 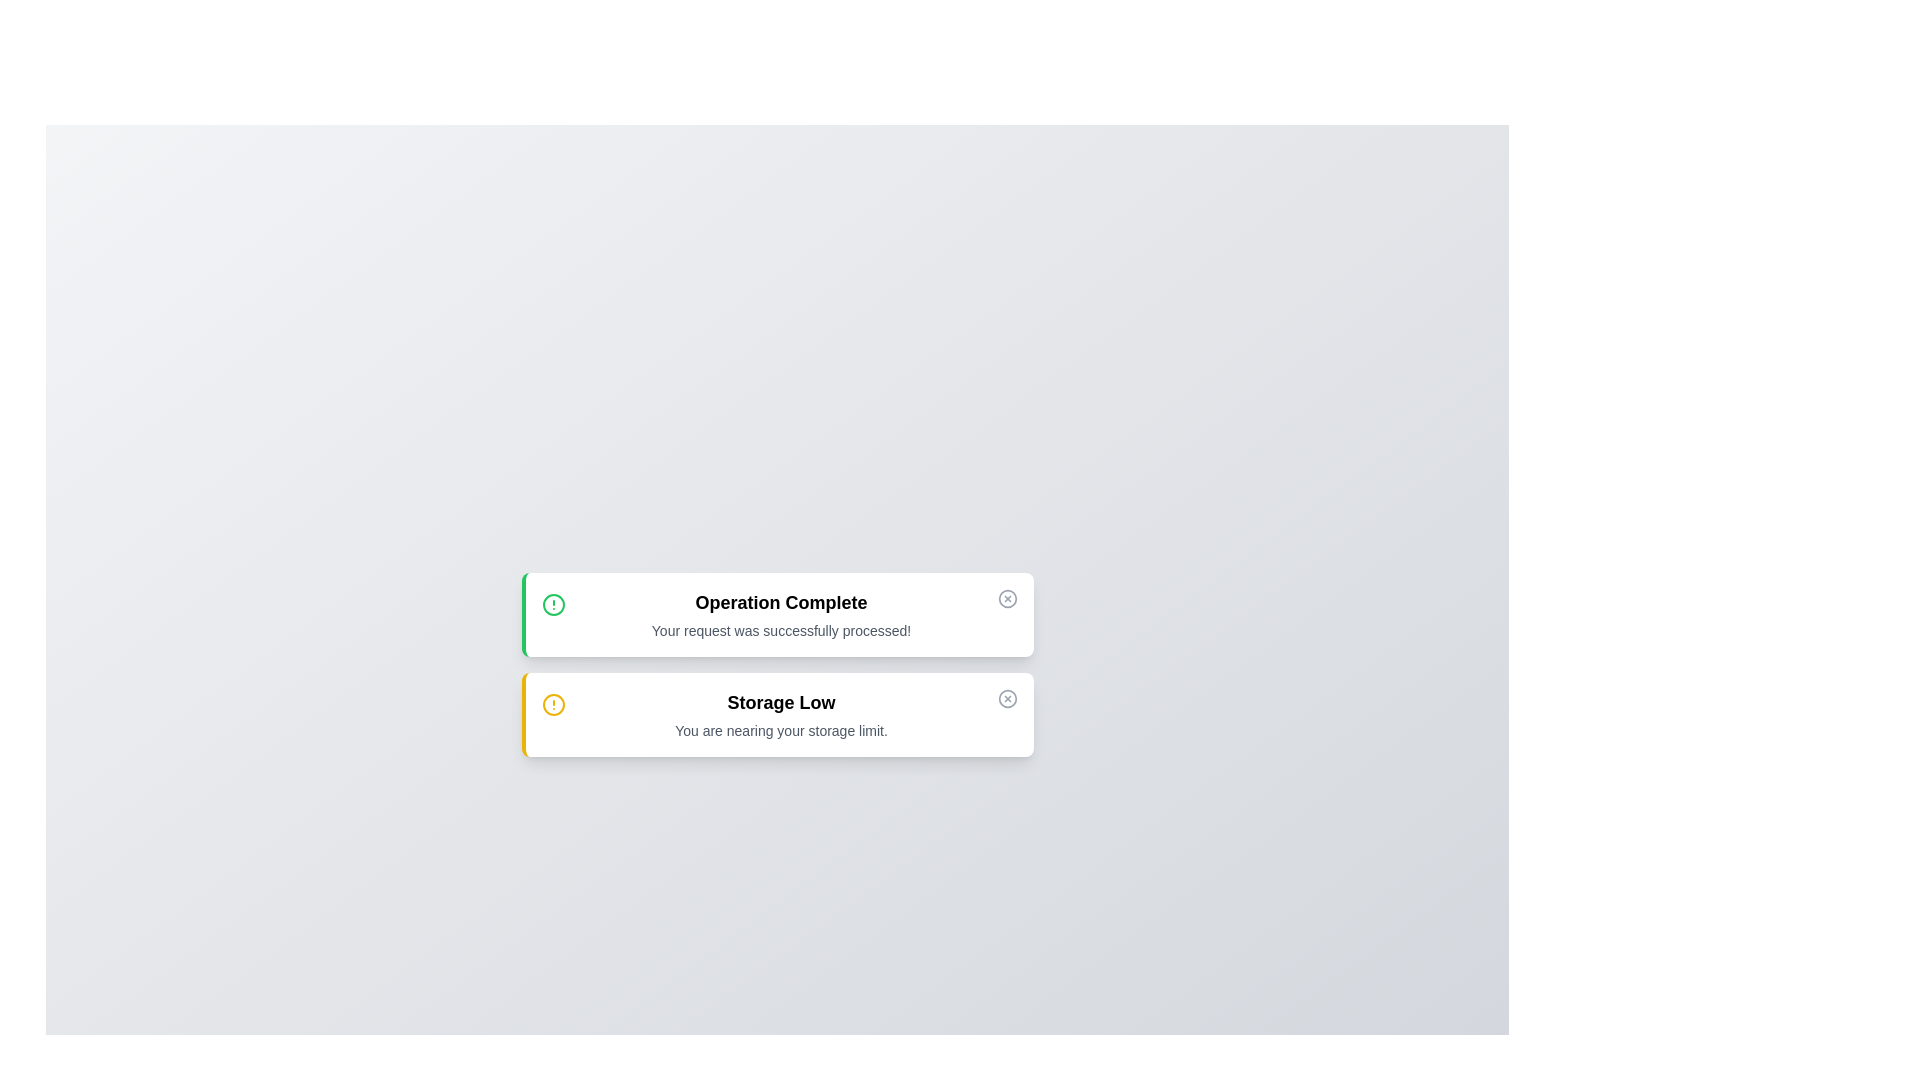 What do you see at coordinates (776, 613) in the screenshot?
I see `the alert box to observe the scaling effect` at bounding box center [776, 613].